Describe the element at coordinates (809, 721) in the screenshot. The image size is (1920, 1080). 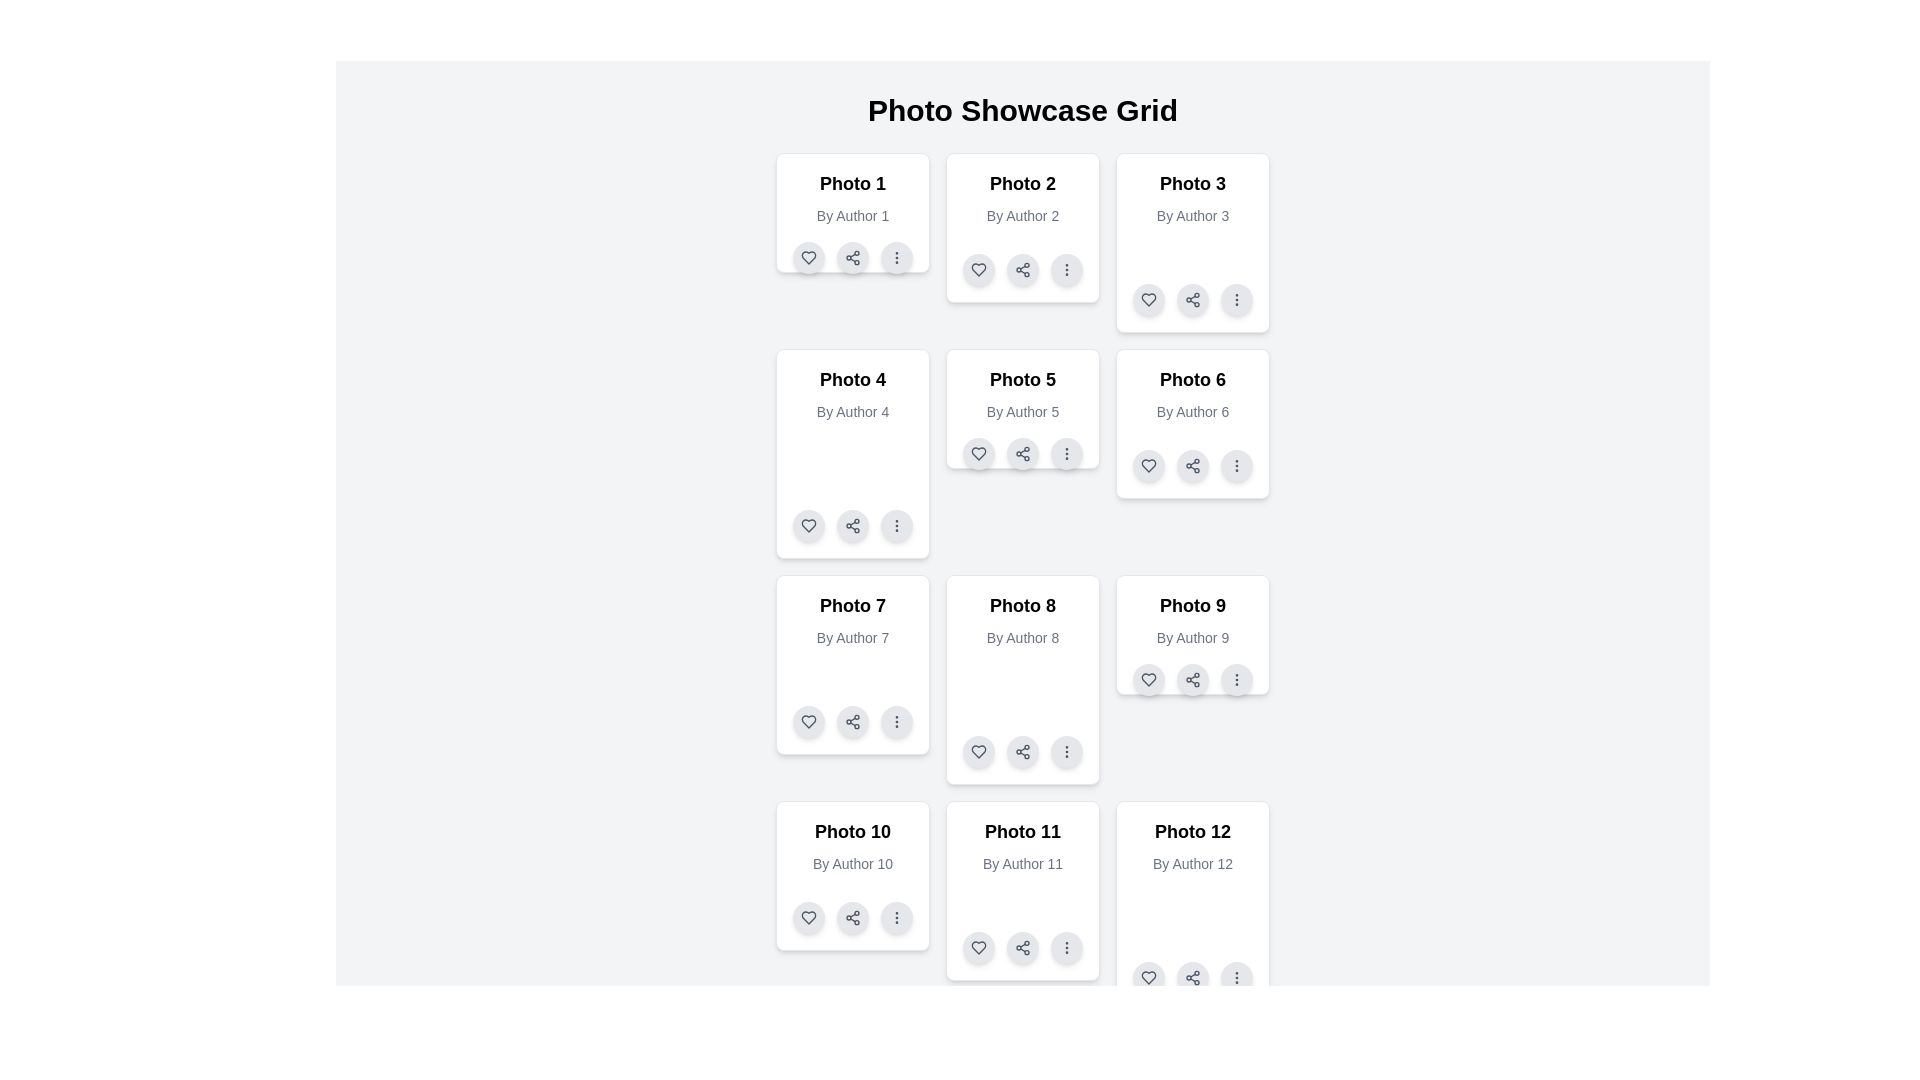
I see `the heart-shaped icon within the 'Photo 7' interactive card in the 'Photo Showcase Grid'` at that location.